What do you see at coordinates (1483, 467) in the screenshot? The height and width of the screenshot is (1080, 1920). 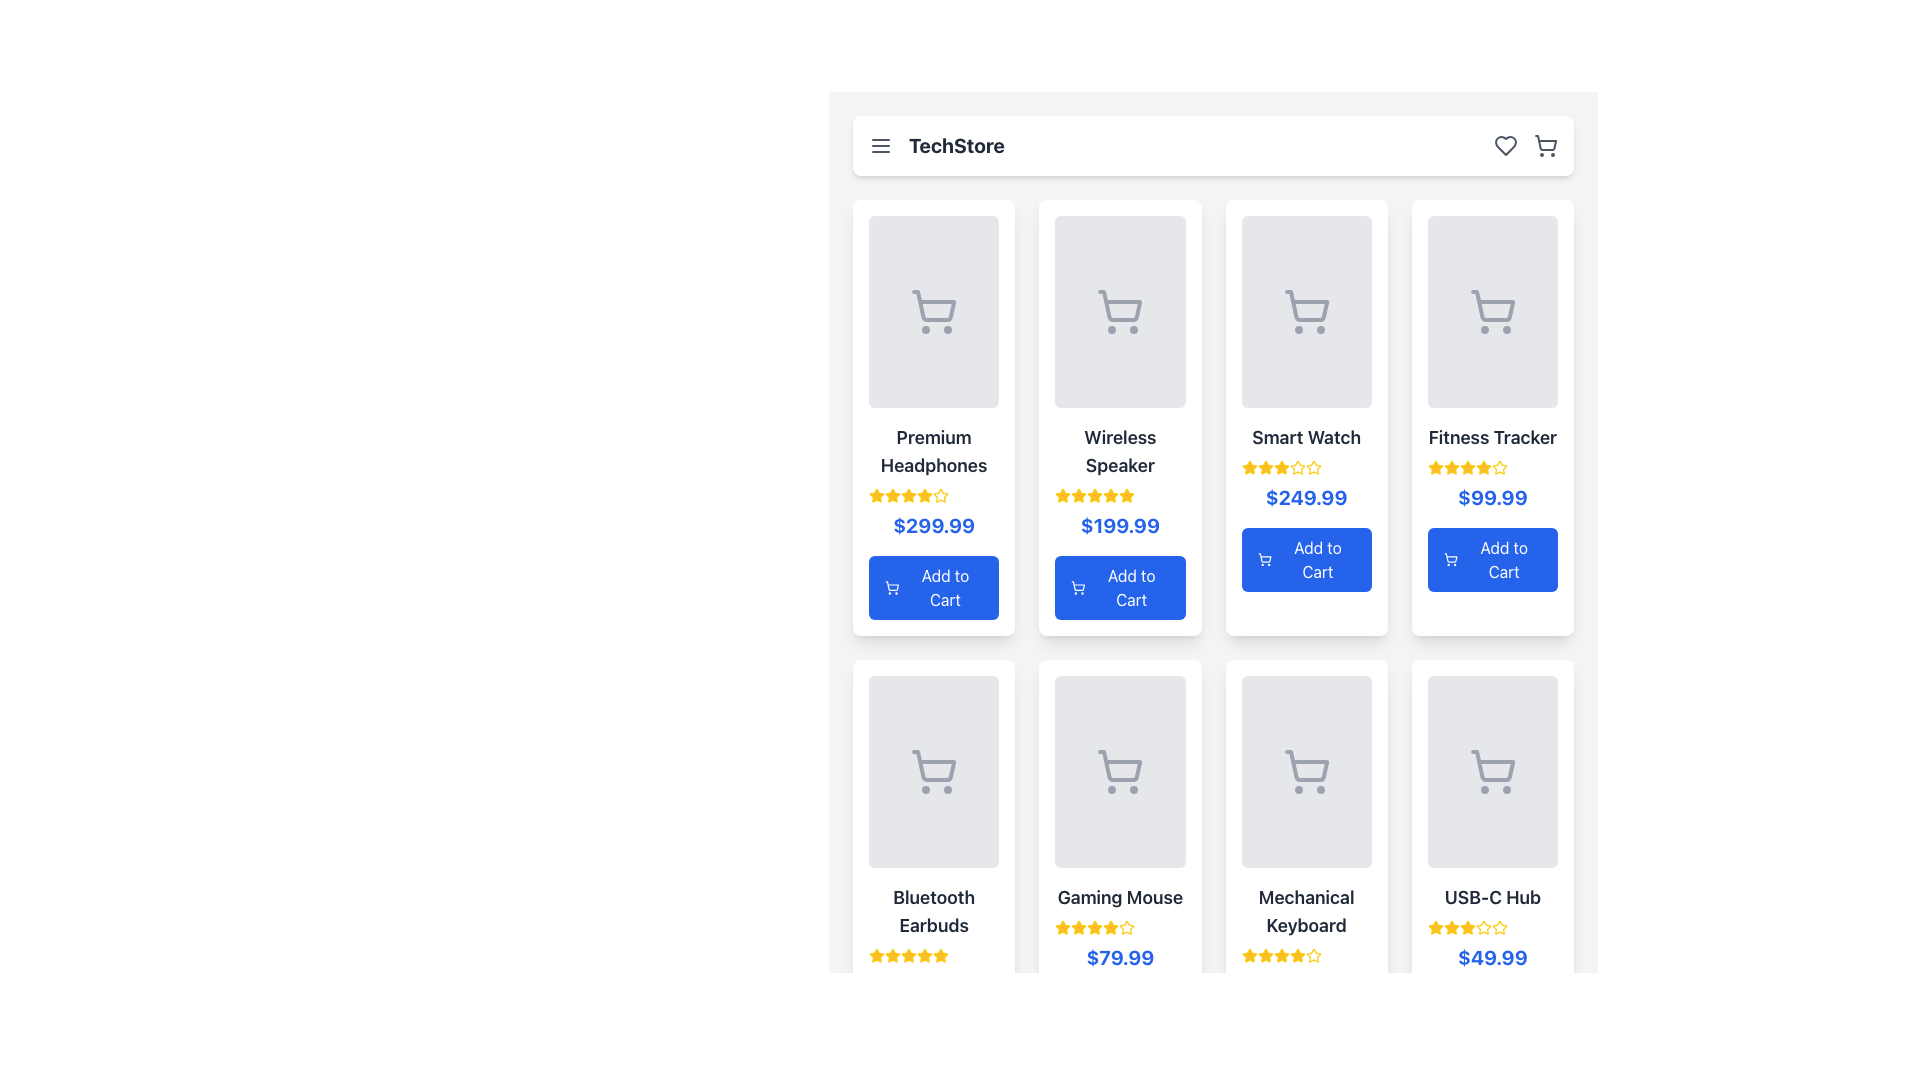 I see `the fifth rating star in the 'Fitness Tracker' card` at bounding box center [1483, 467].